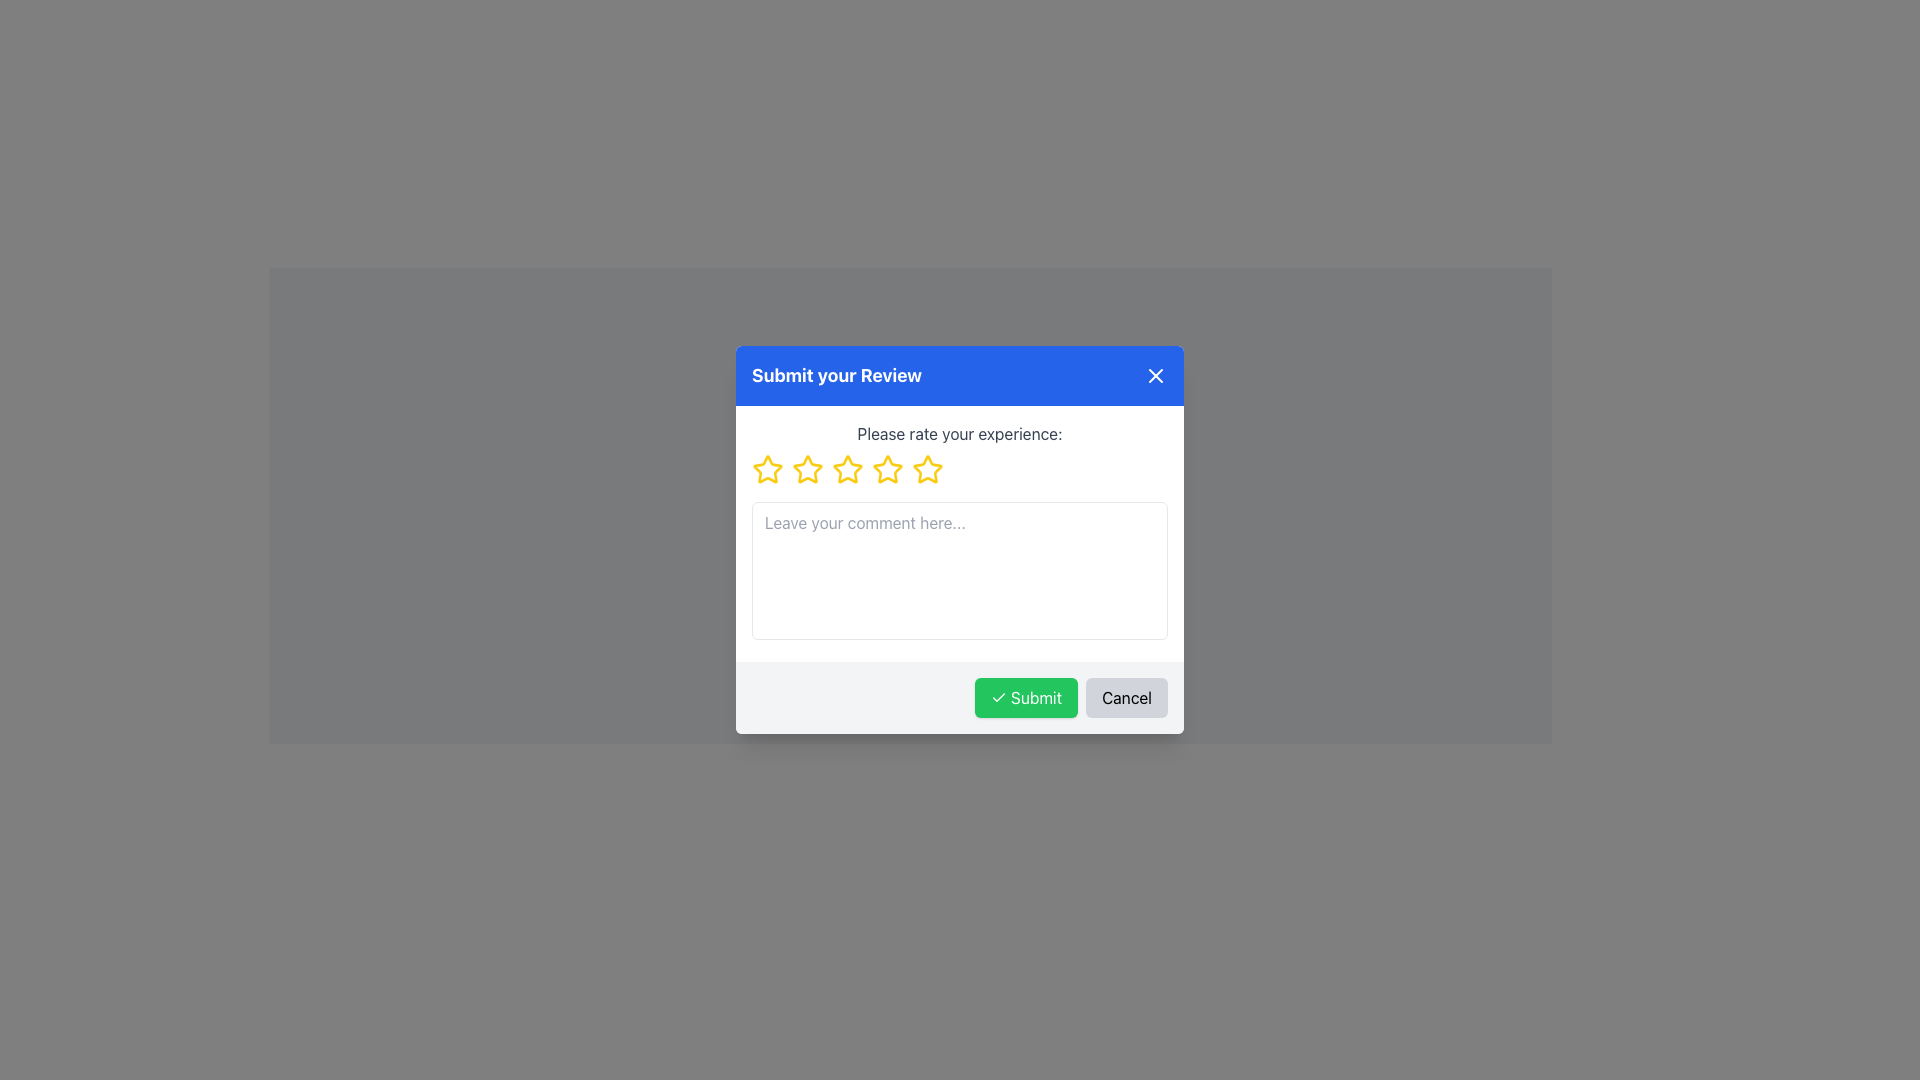 This screenshot has width=1920, height=1080. Describe the element at coordinates (848, 470) in the screenshot. I see `the fourth yellow star-shaped icon in the star rating button row` at that location.